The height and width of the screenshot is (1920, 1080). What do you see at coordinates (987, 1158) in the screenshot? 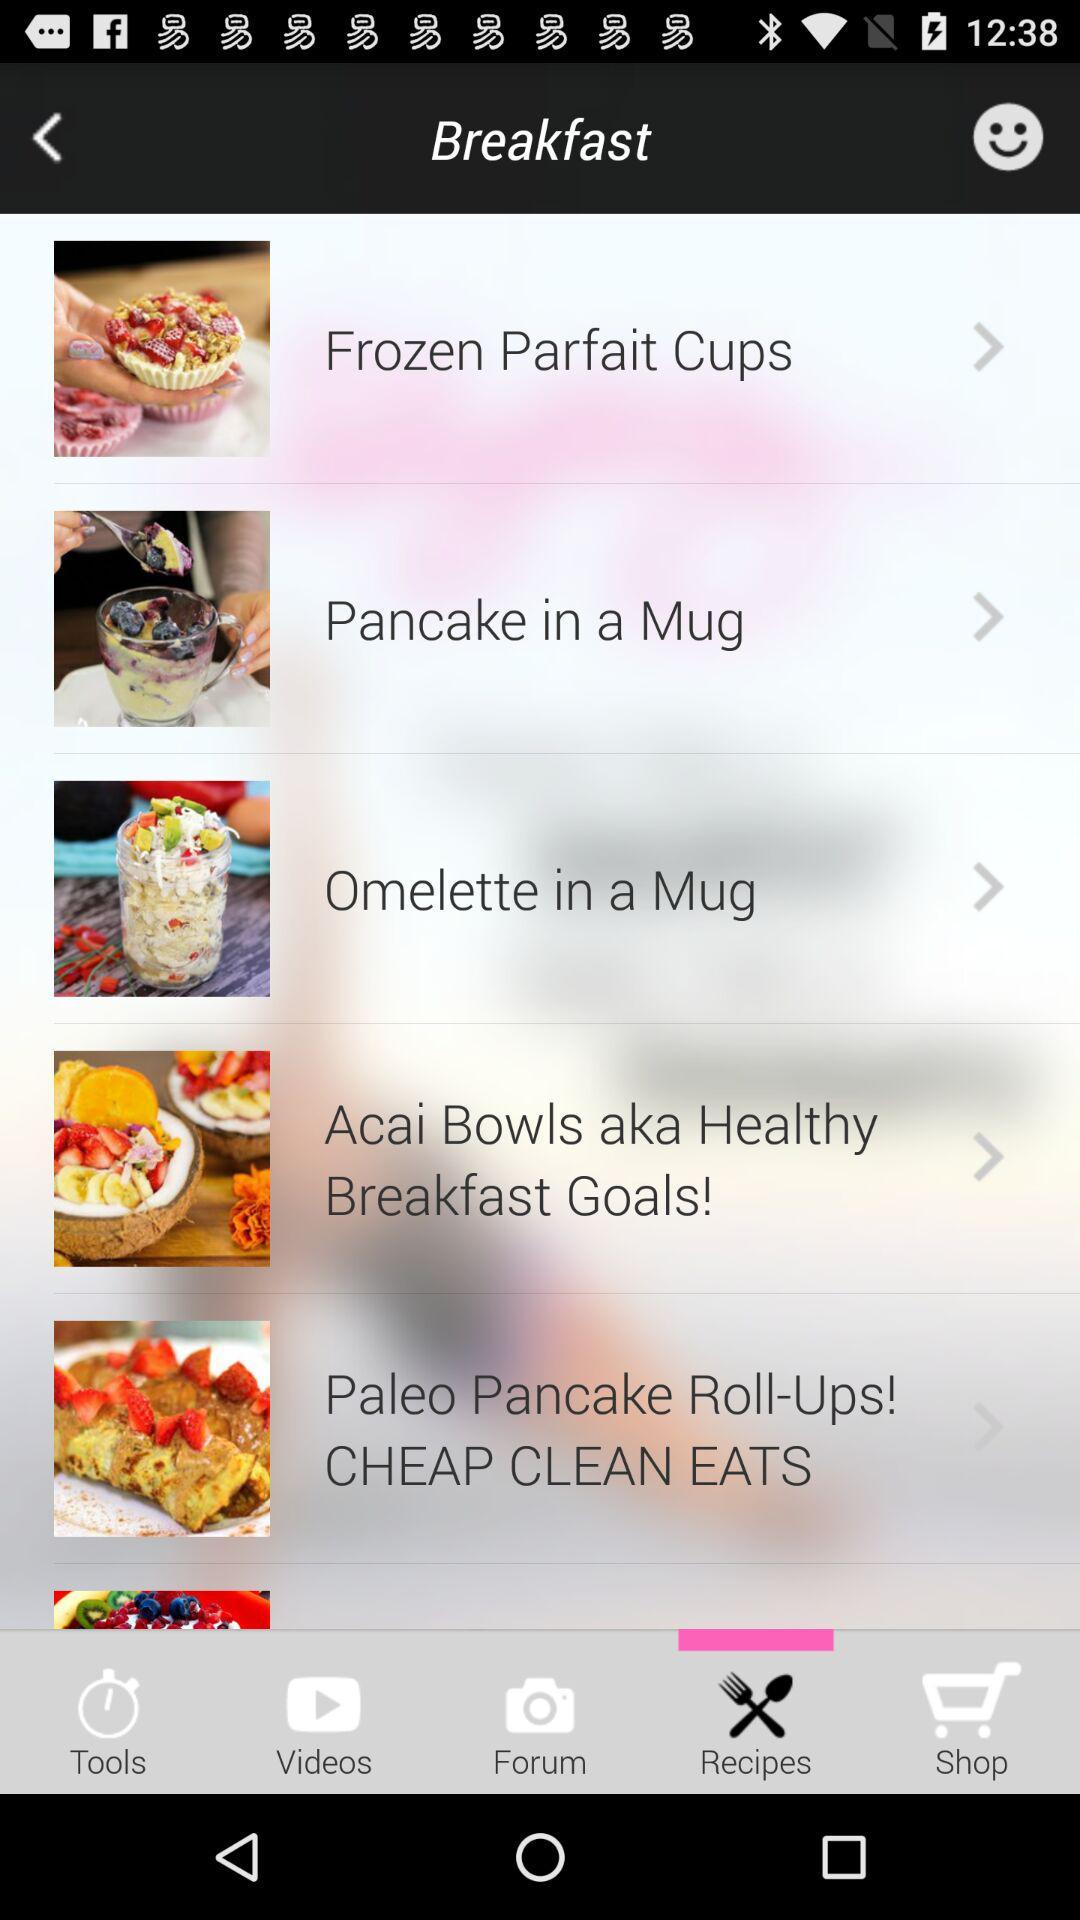
I see `the icon next to acai bowls aka` at bounding box center [987, 1158].